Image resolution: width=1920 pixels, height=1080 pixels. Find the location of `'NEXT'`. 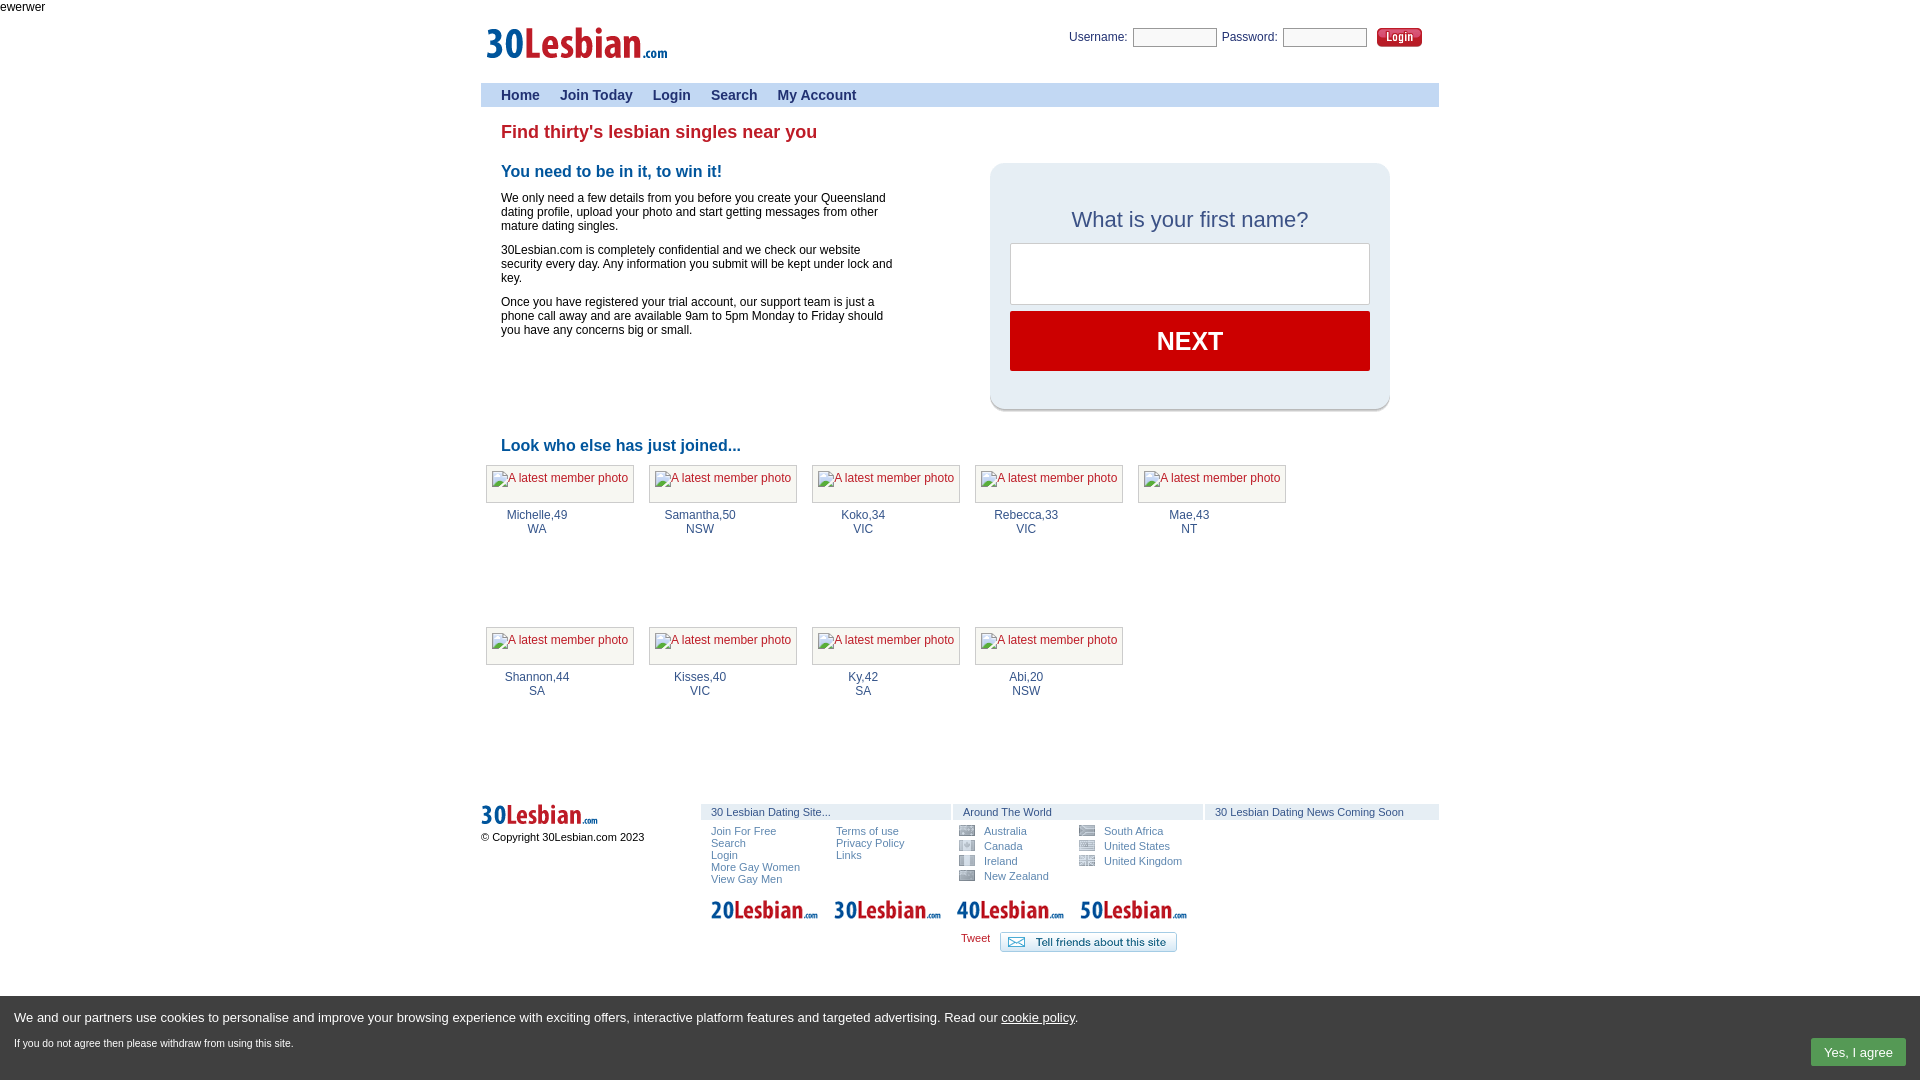

'NEXT' is located at coordinates (1190, 339).